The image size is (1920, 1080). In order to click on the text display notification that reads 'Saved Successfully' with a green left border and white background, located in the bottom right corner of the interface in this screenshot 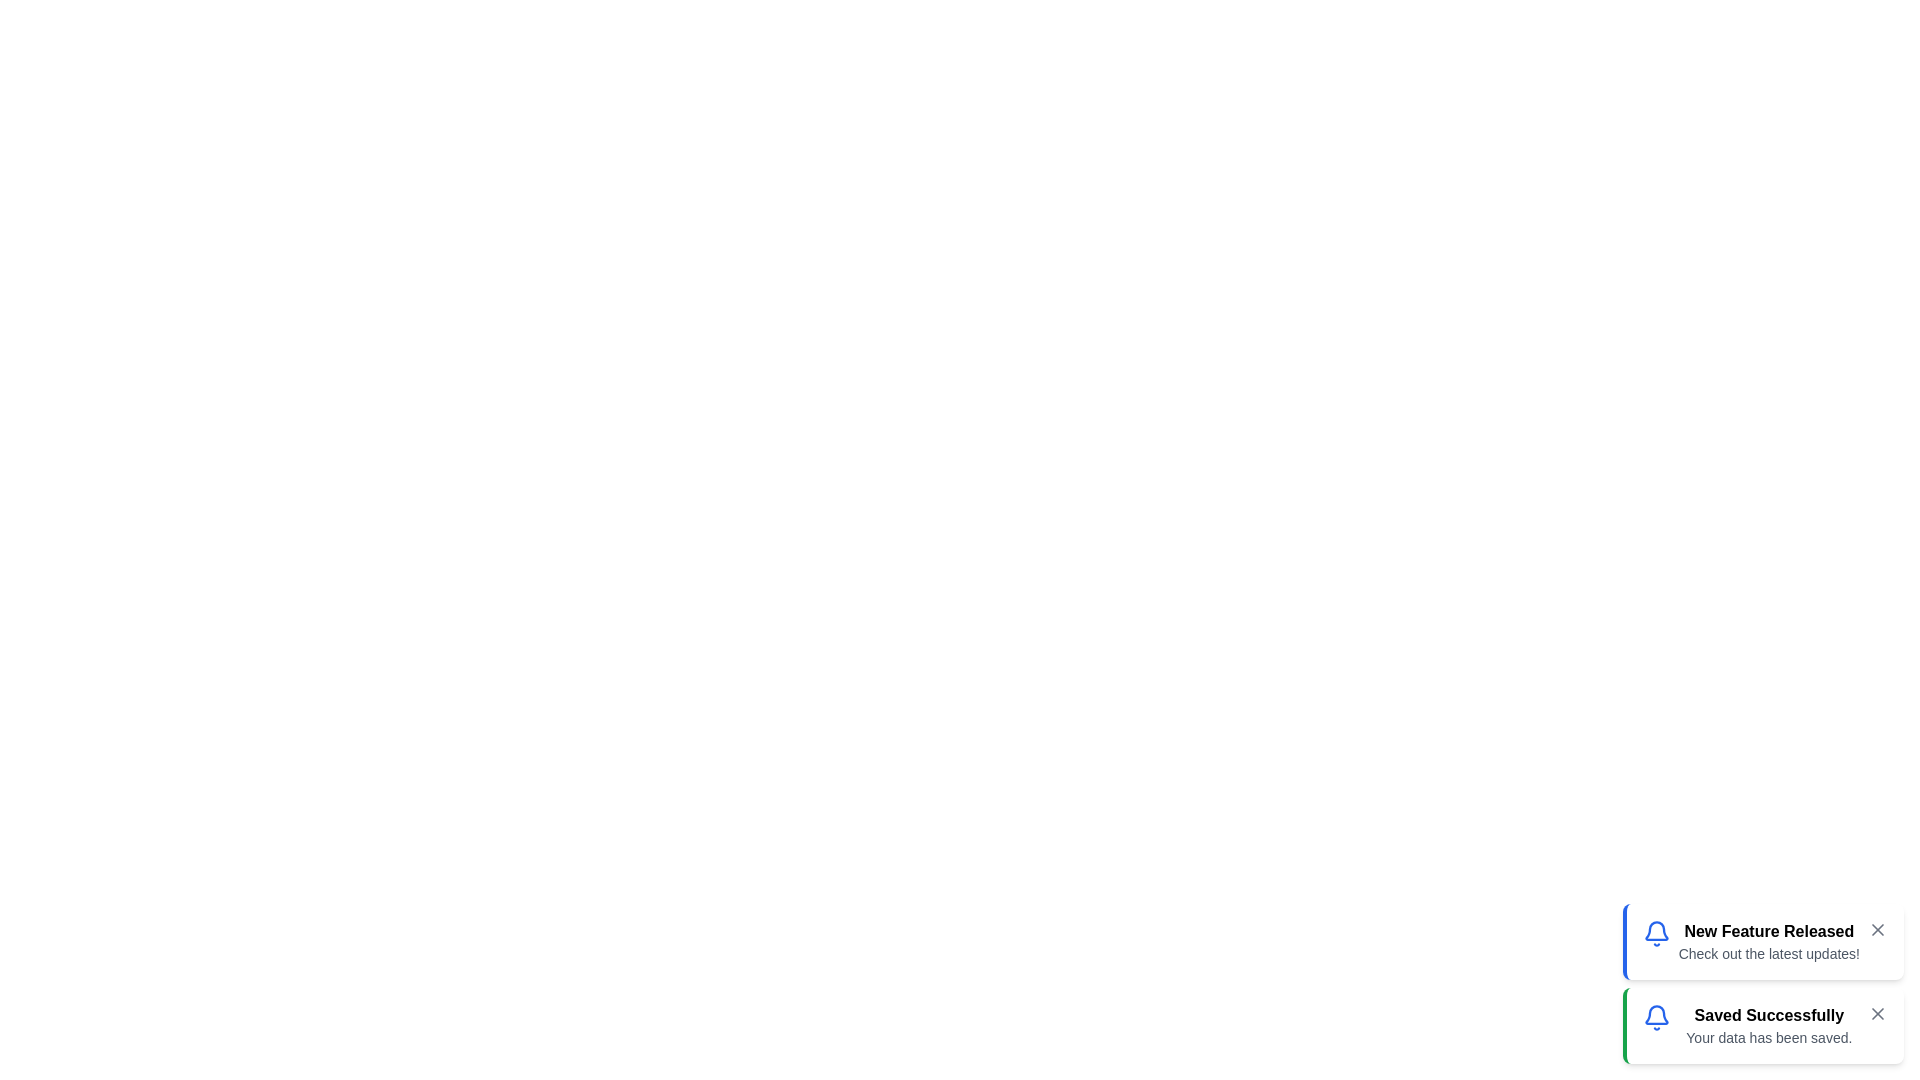, I will do `click(1769, 1026)`.